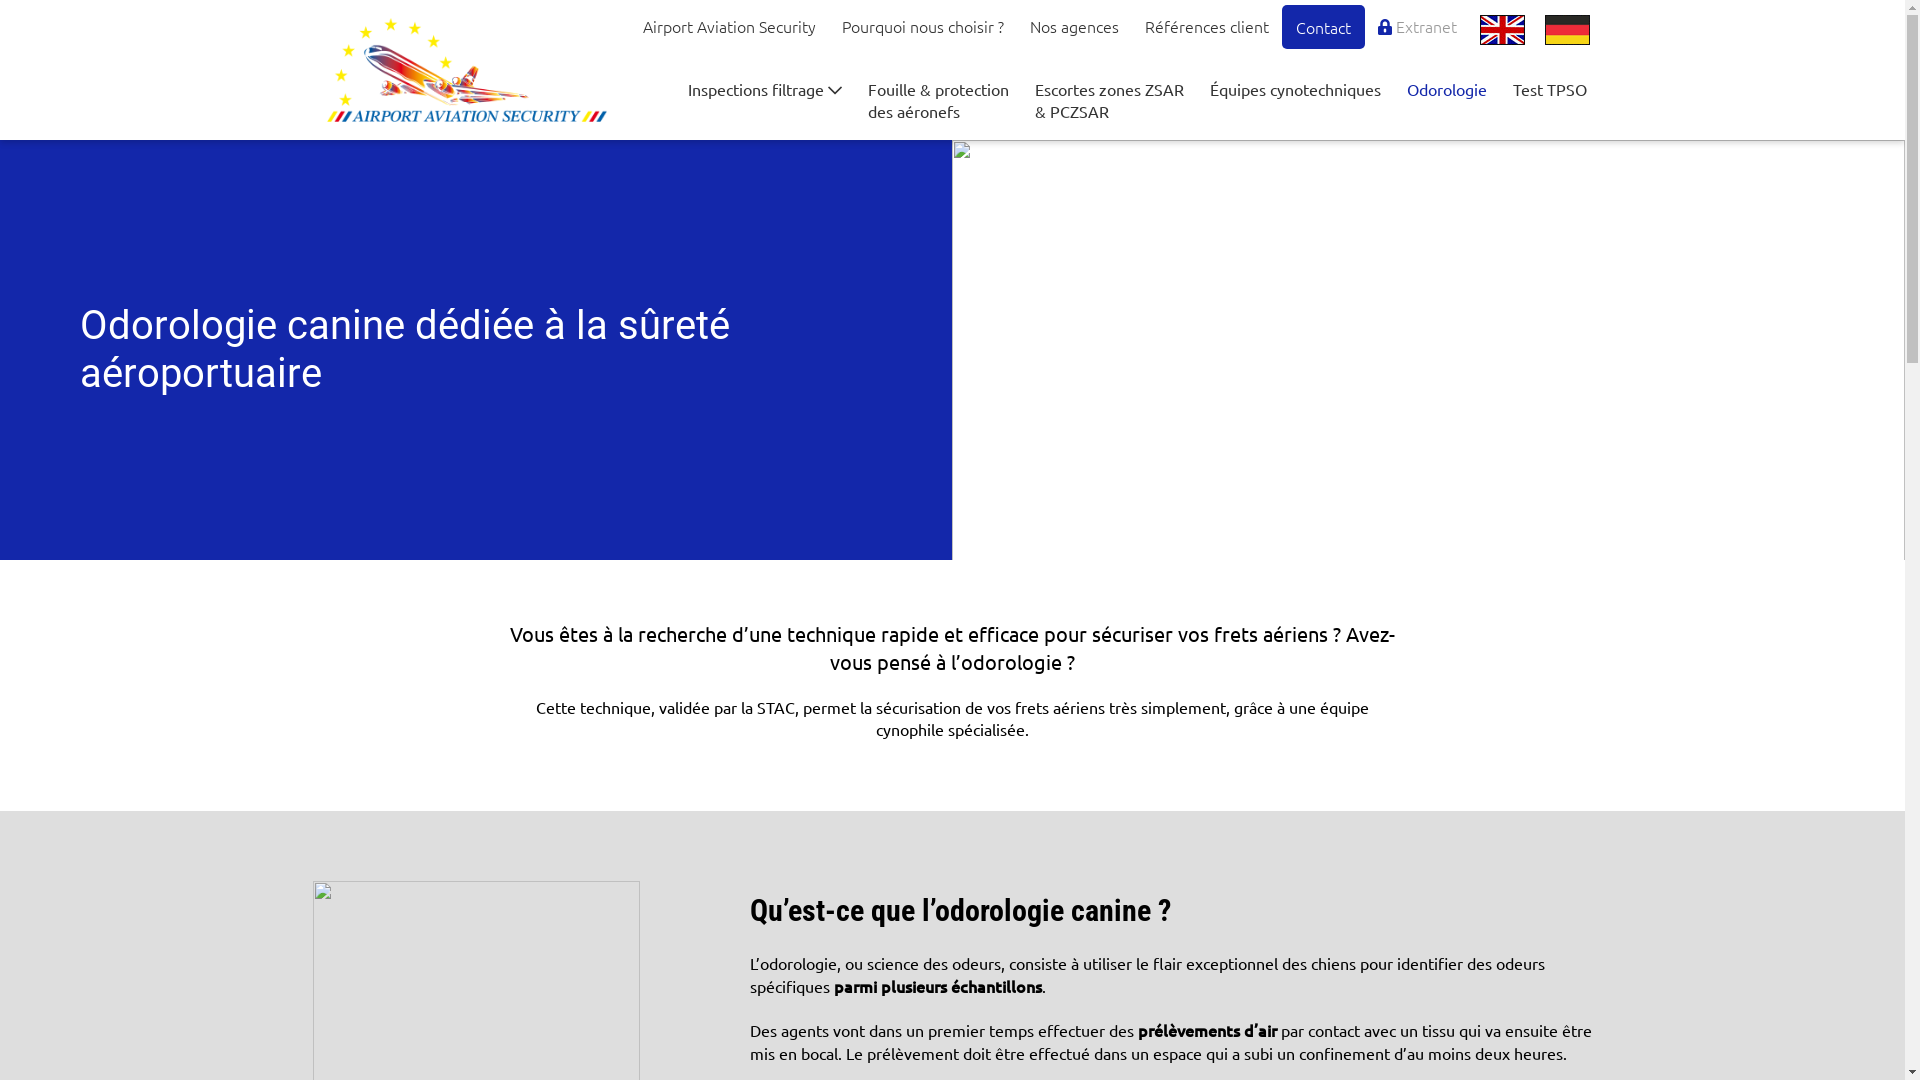 The height and width of the screenshot is (1080, 1920). Describe the element at coordinates (1323, 27) in the screenshot. I see `'Contact'` at that location.